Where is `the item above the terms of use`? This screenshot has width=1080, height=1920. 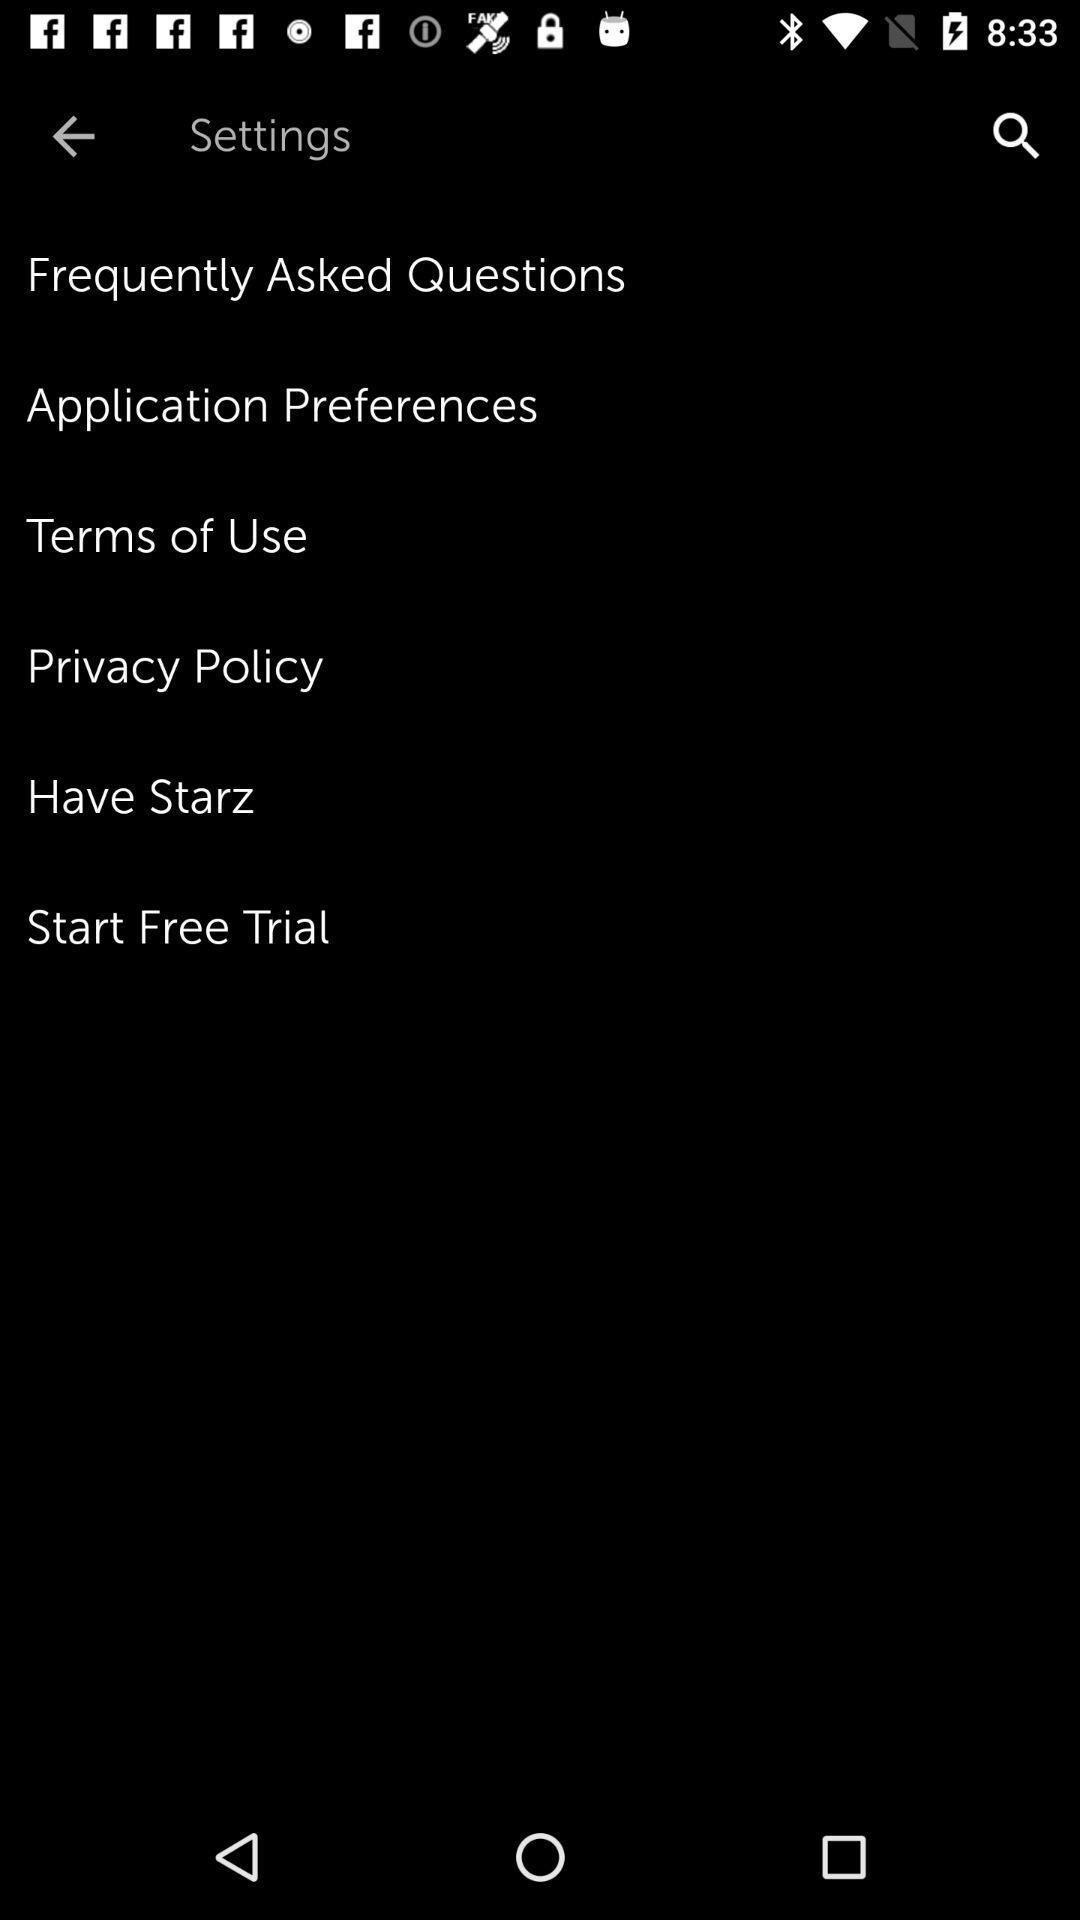 the item above the terms of use is located at coordinates (553, 404).